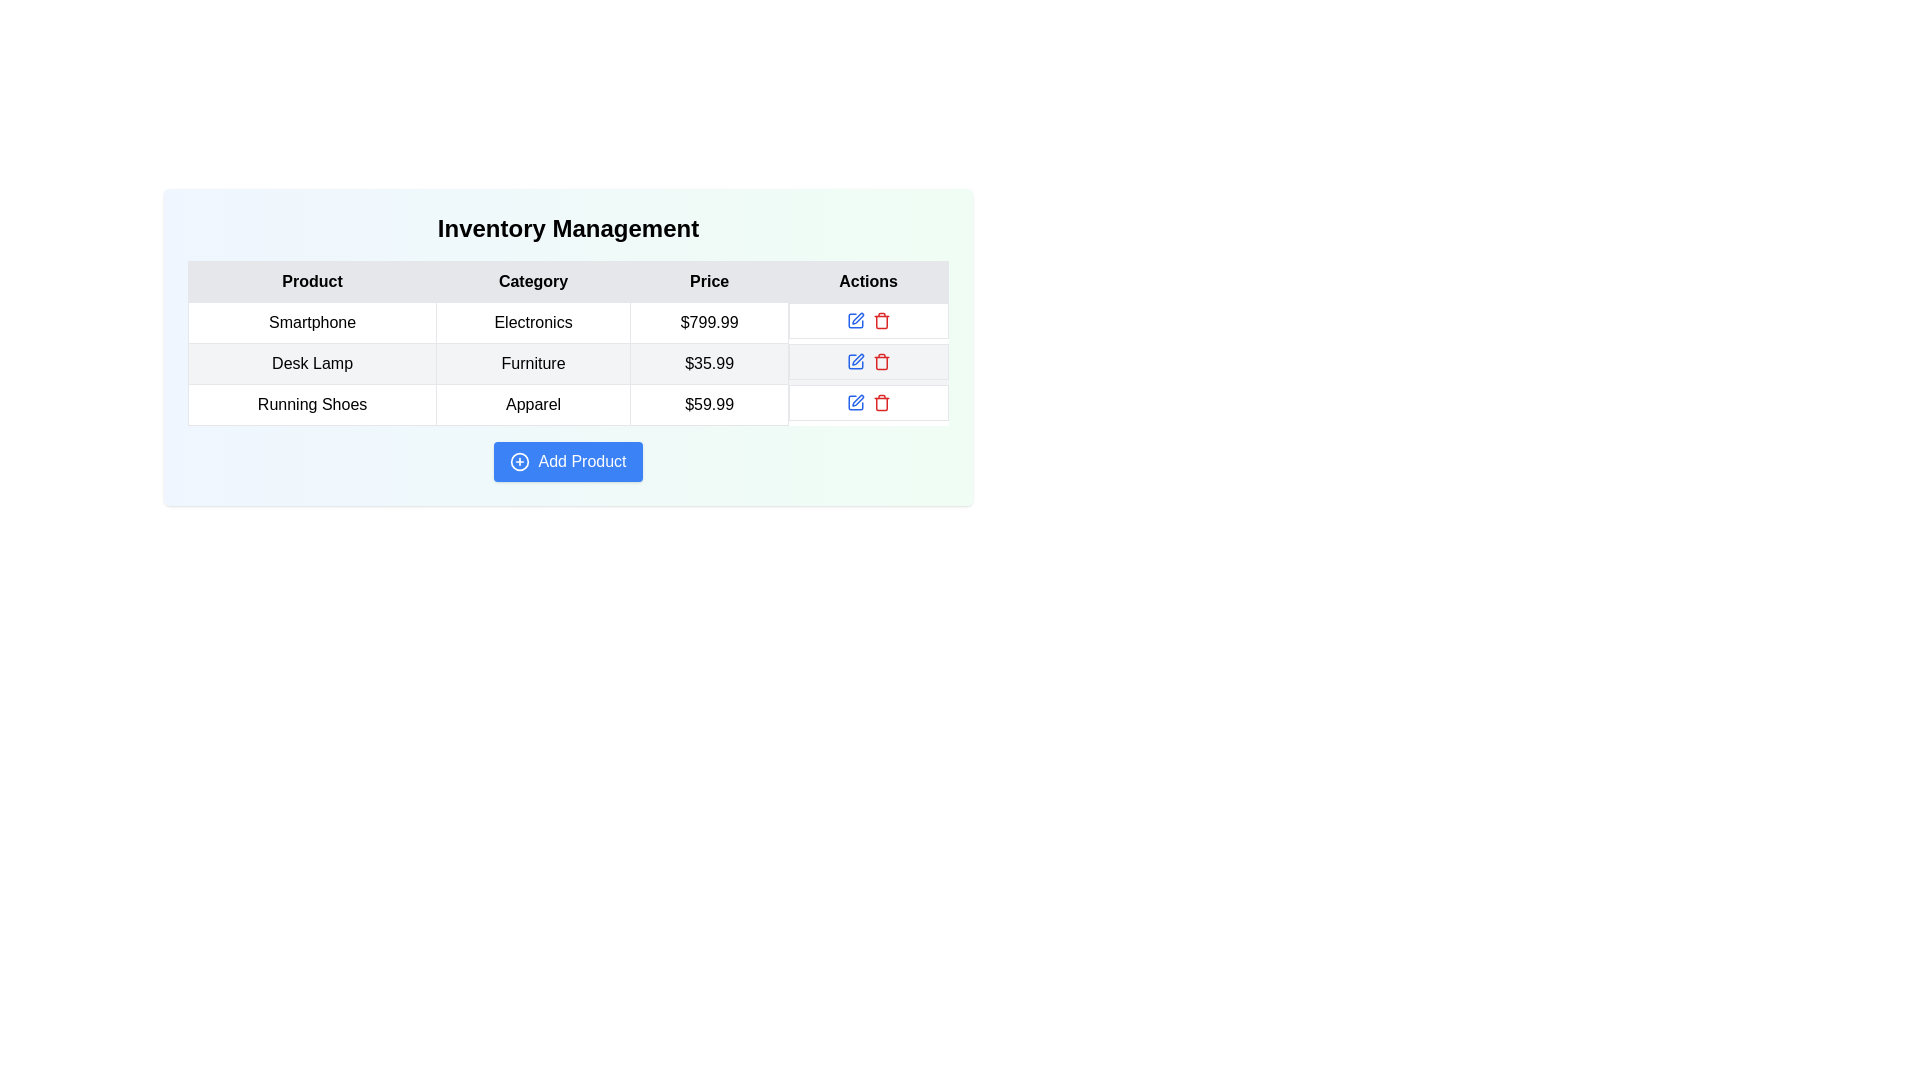 The image size is (1920, 1080). I want to click on the product name cell located in the first row and first column of the inventory table beneath the 'Product' header, so click(311, 322).